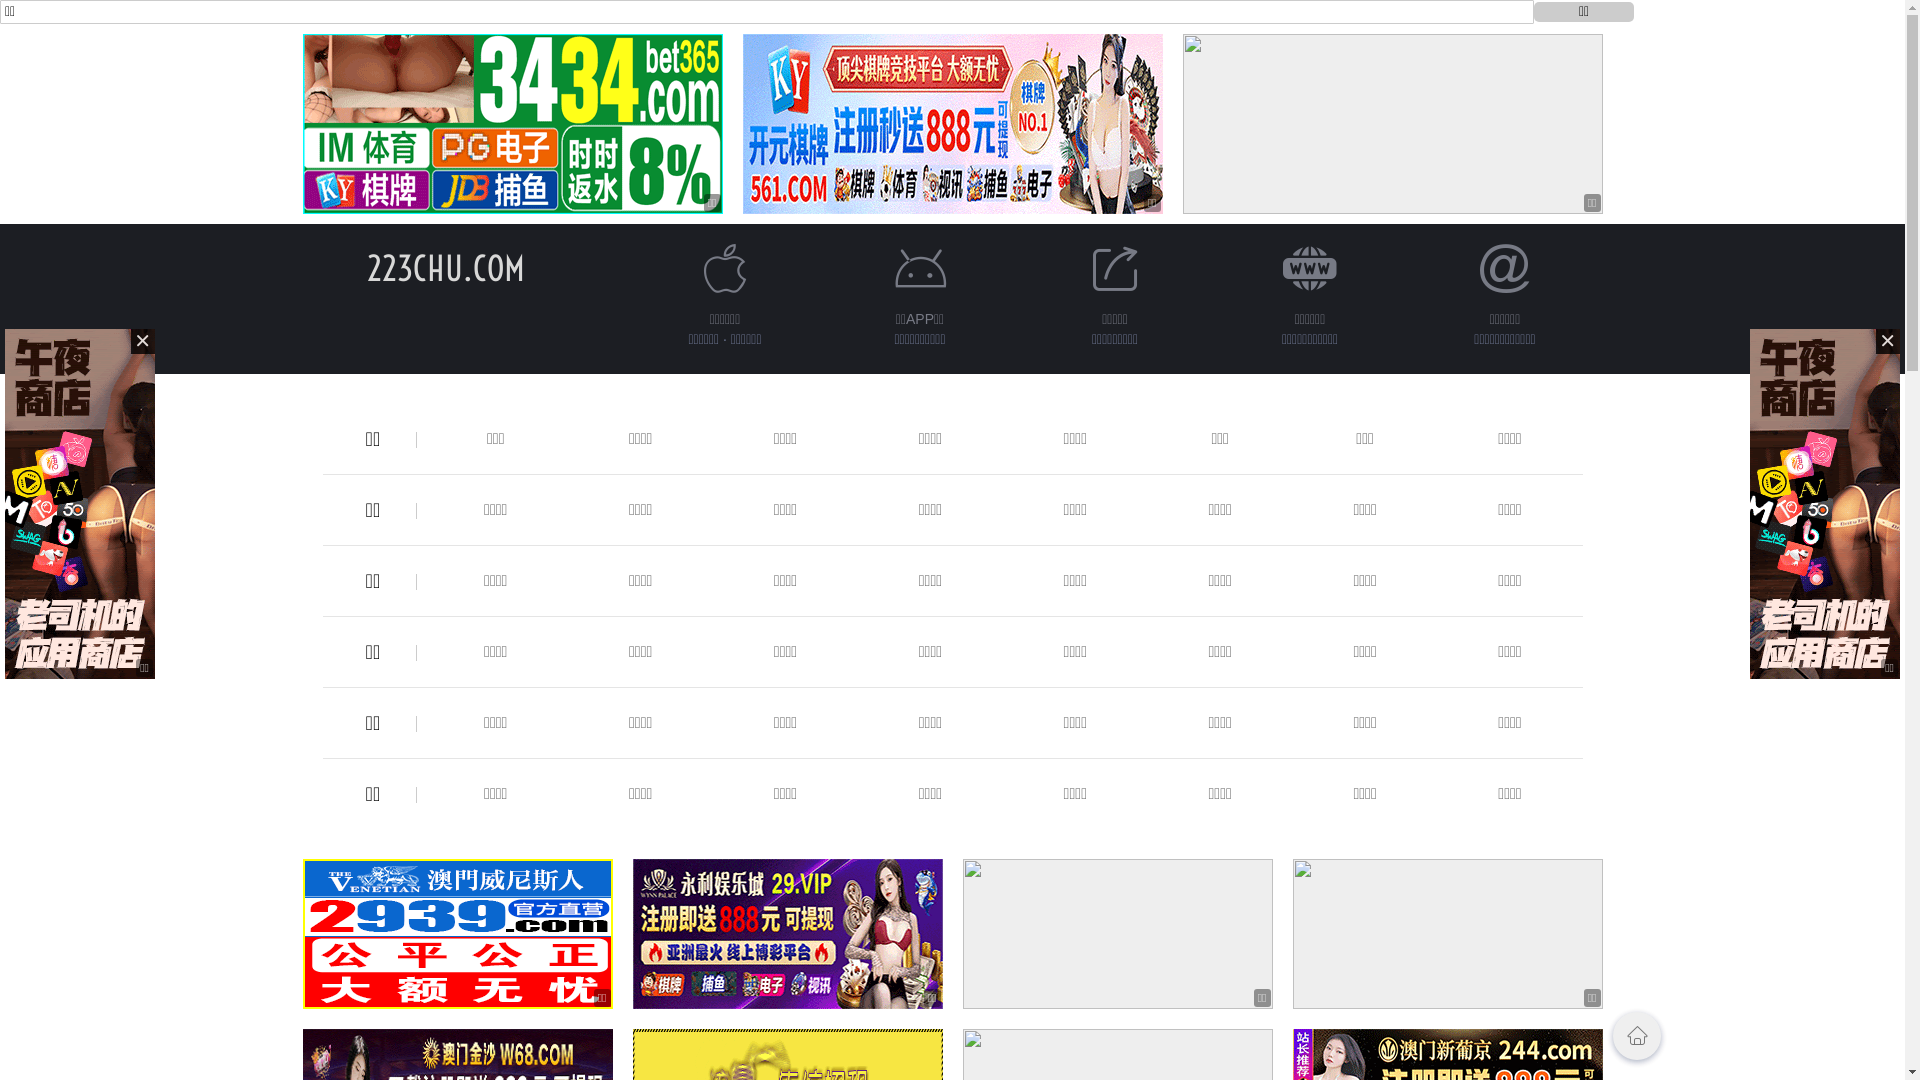  What do you see at coordinates (444, 267) in the screenshot?
I see `'223CHU.COM'` at bounding box center [444, 267].